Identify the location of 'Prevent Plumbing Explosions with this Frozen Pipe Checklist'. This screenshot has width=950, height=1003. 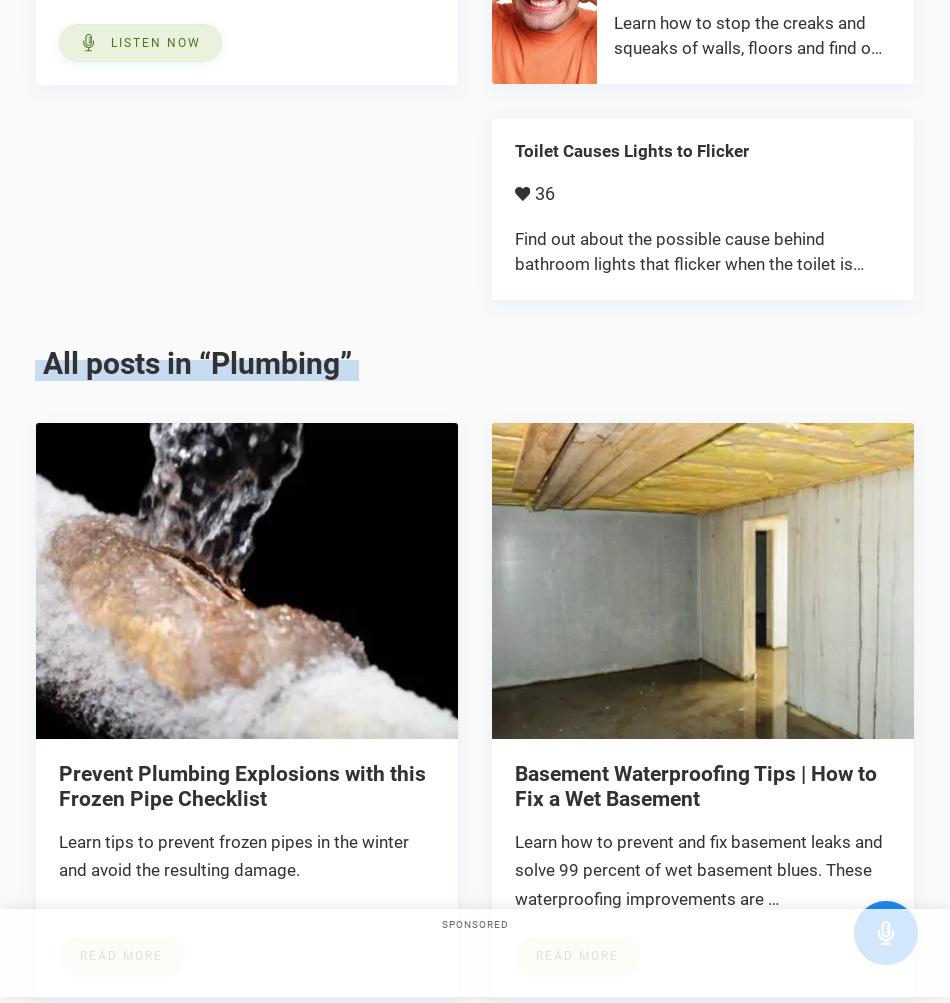
(240, 784).